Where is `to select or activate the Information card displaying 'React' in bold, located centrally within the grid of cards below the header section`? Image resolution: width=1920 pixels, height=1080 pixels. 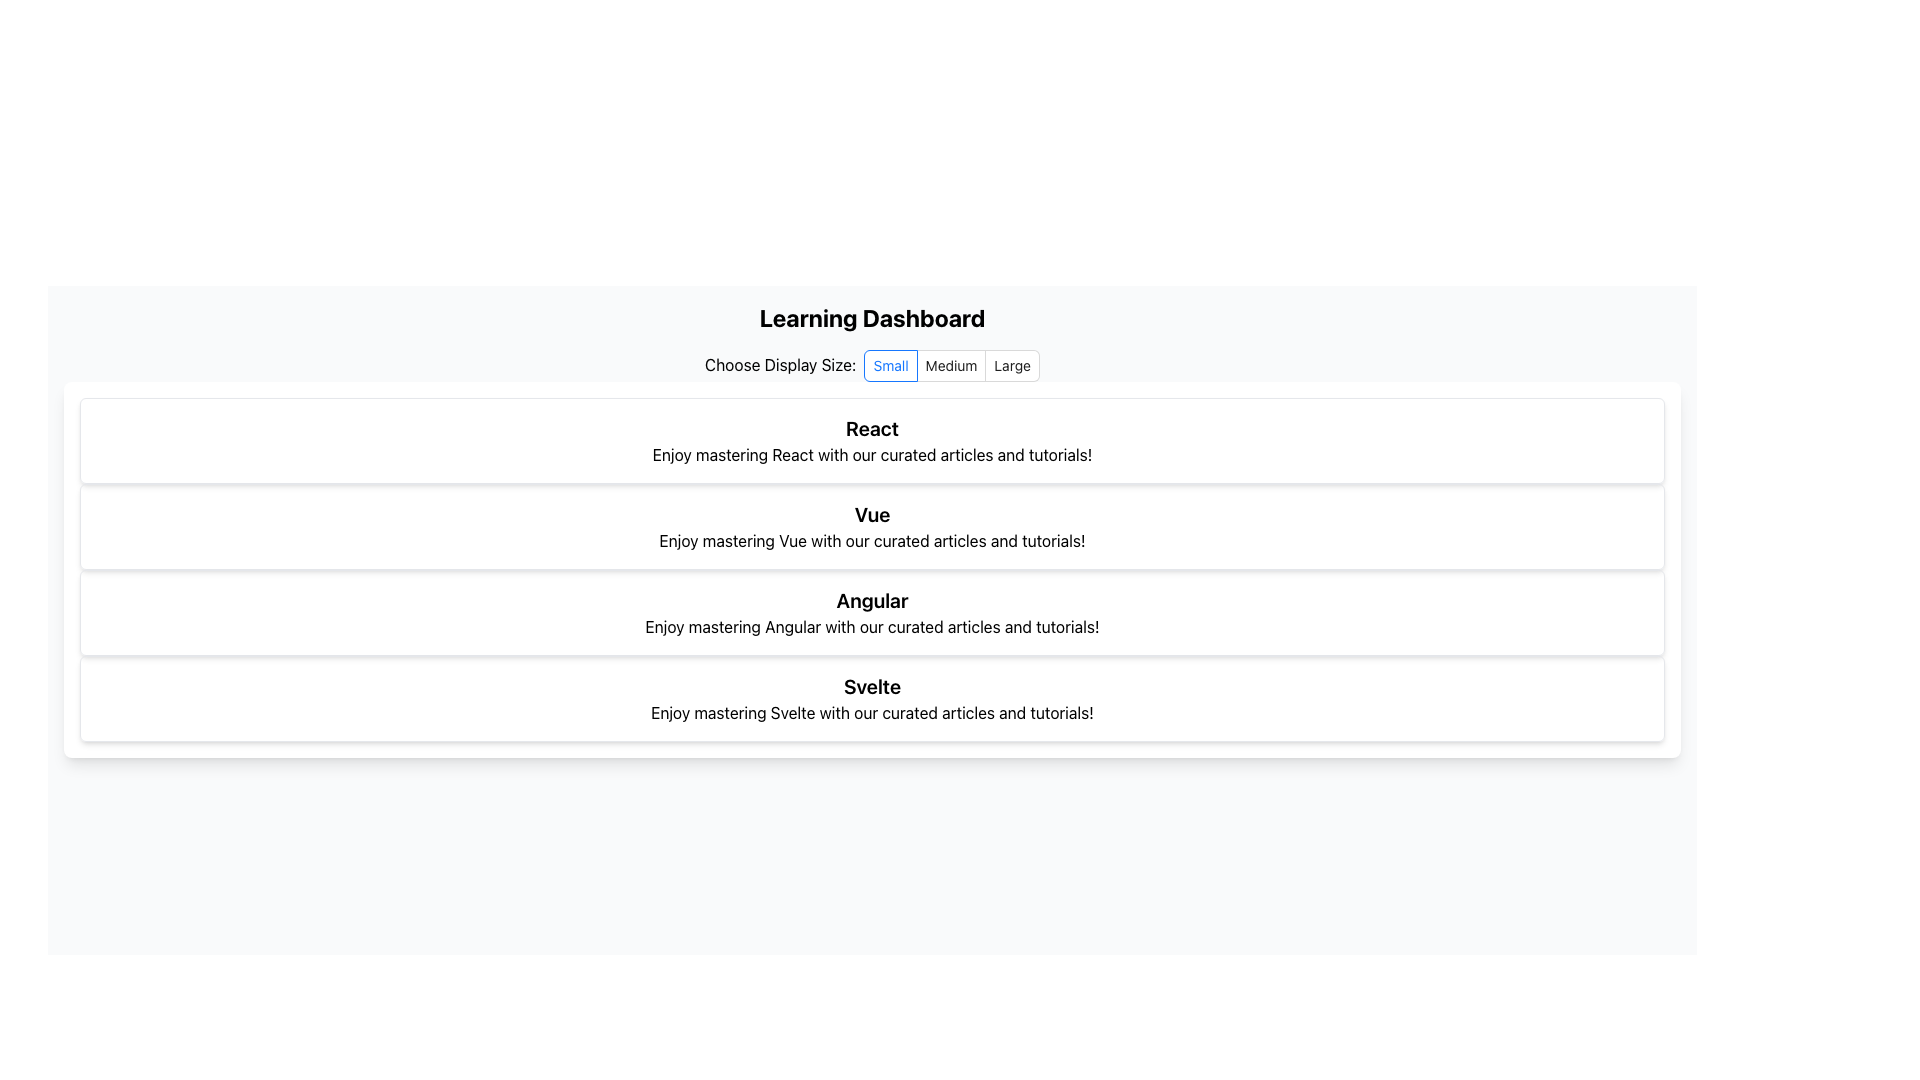 to select or activate the Information card displaying 'React' in bold, located centrally within the grid of cards below the header section is located at coordinates (872, 439).